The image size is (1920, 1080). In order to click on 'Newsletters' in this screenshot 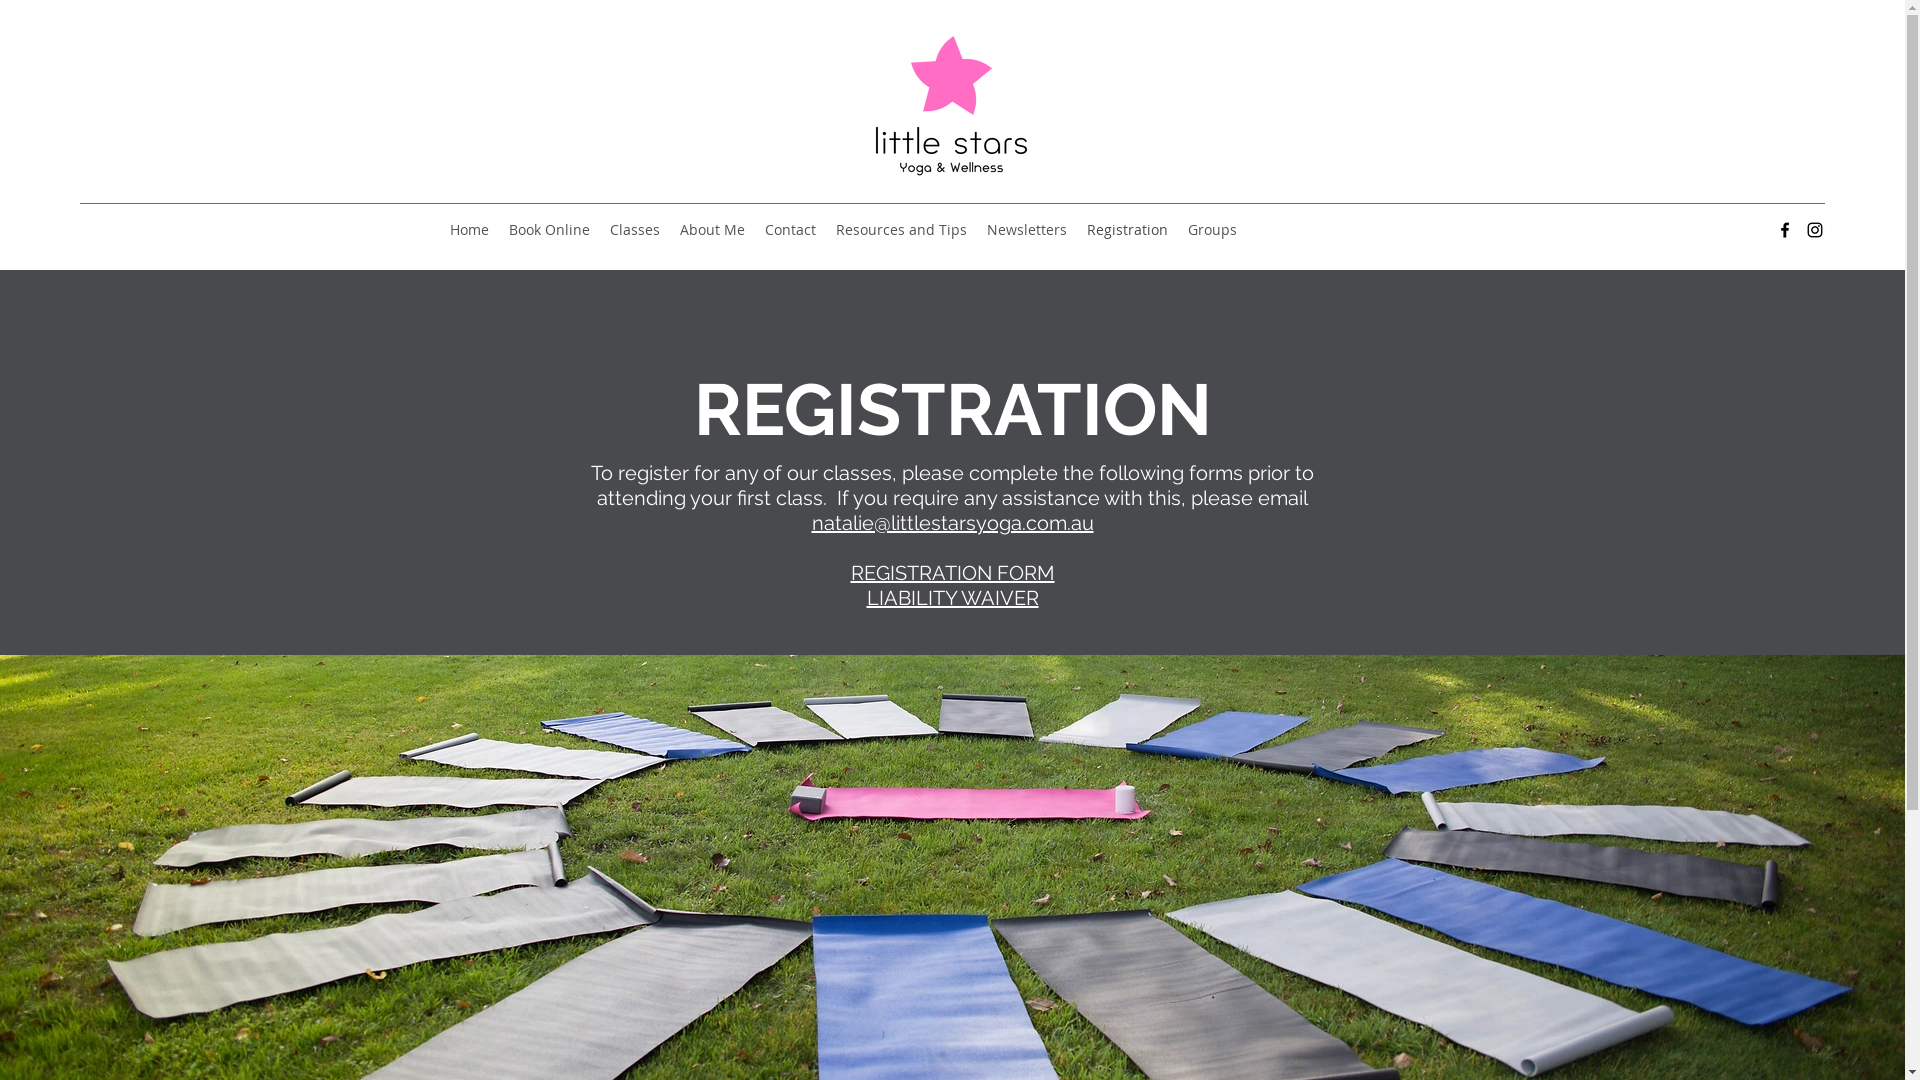, I will do `click(1027, 229)`.